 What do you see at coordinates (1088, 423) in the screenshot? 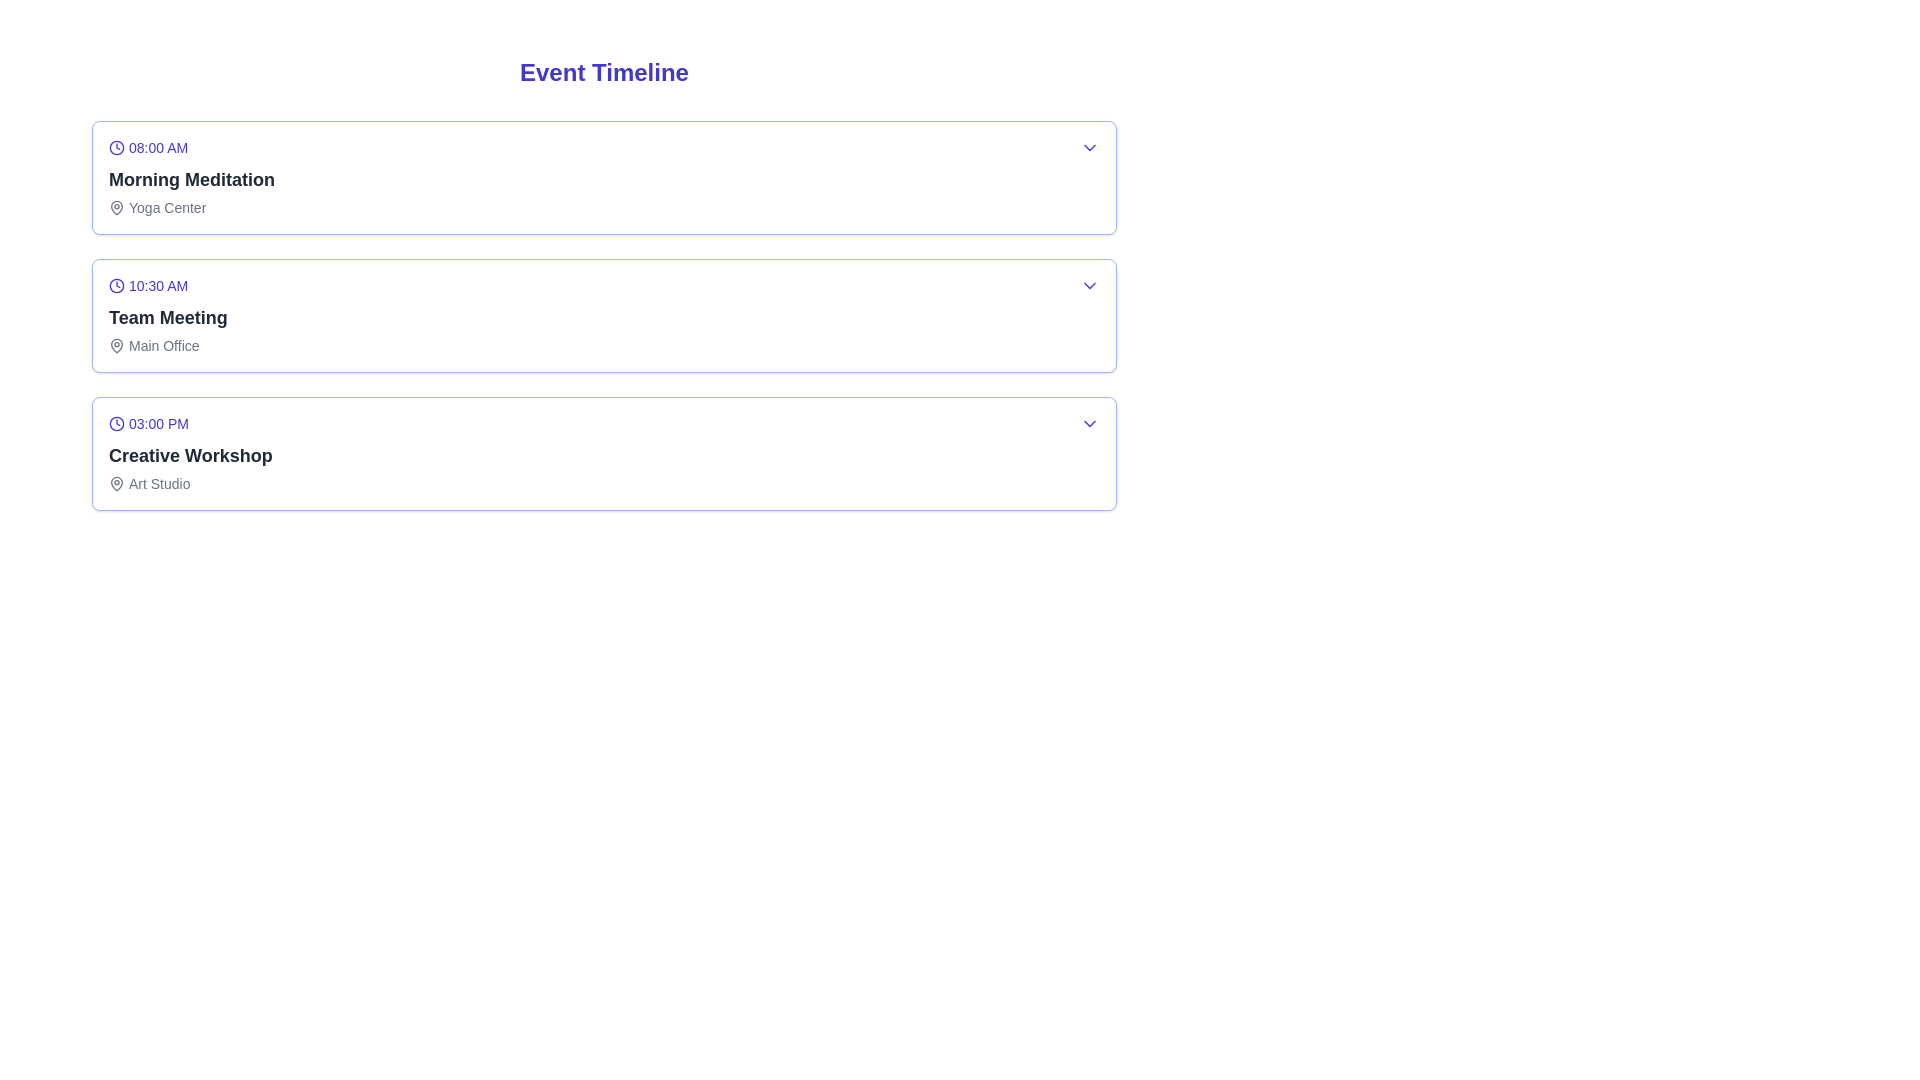
I see `the expand icon located in the top-right corner of the '03:00 PM Creative Workshop Art Studio' section` at bounding box center [1088, 423].